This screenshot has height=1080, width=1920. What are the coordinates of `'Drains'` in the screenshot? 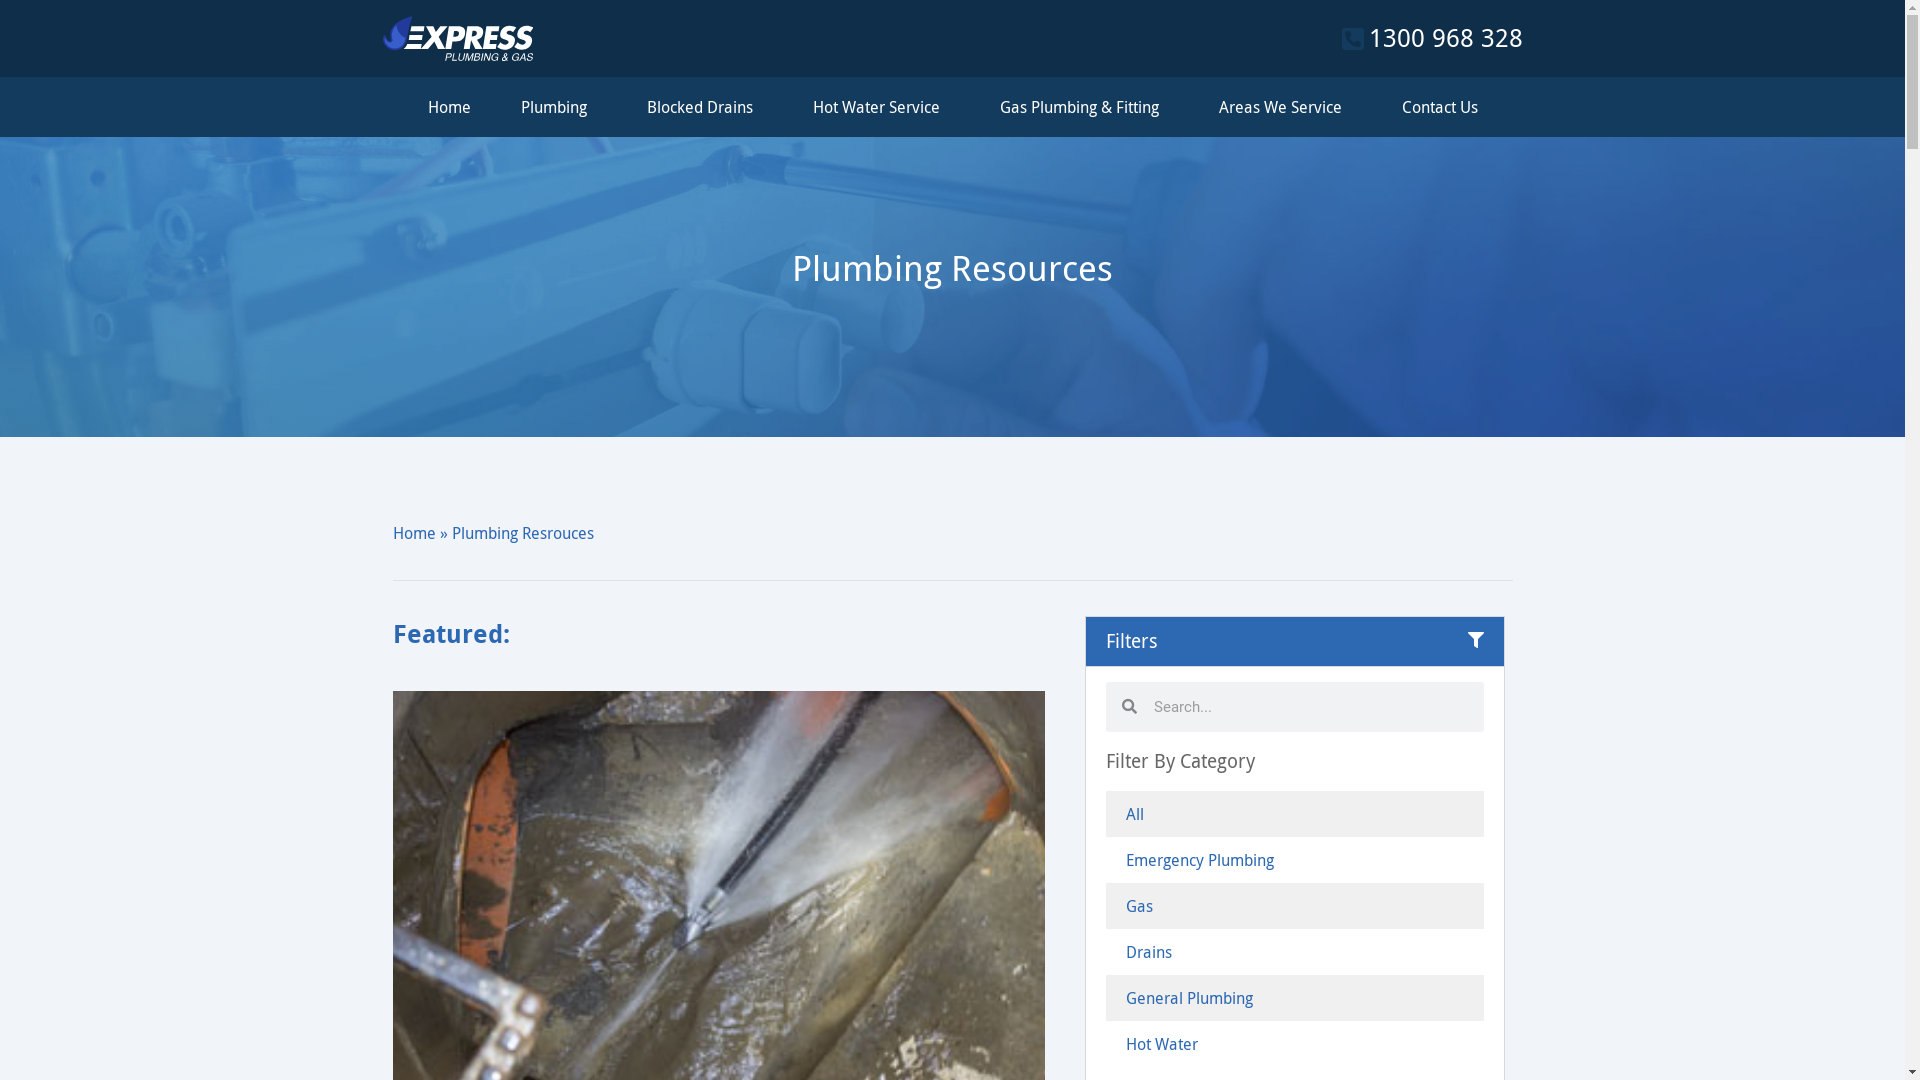 It's located at (1295, 951).